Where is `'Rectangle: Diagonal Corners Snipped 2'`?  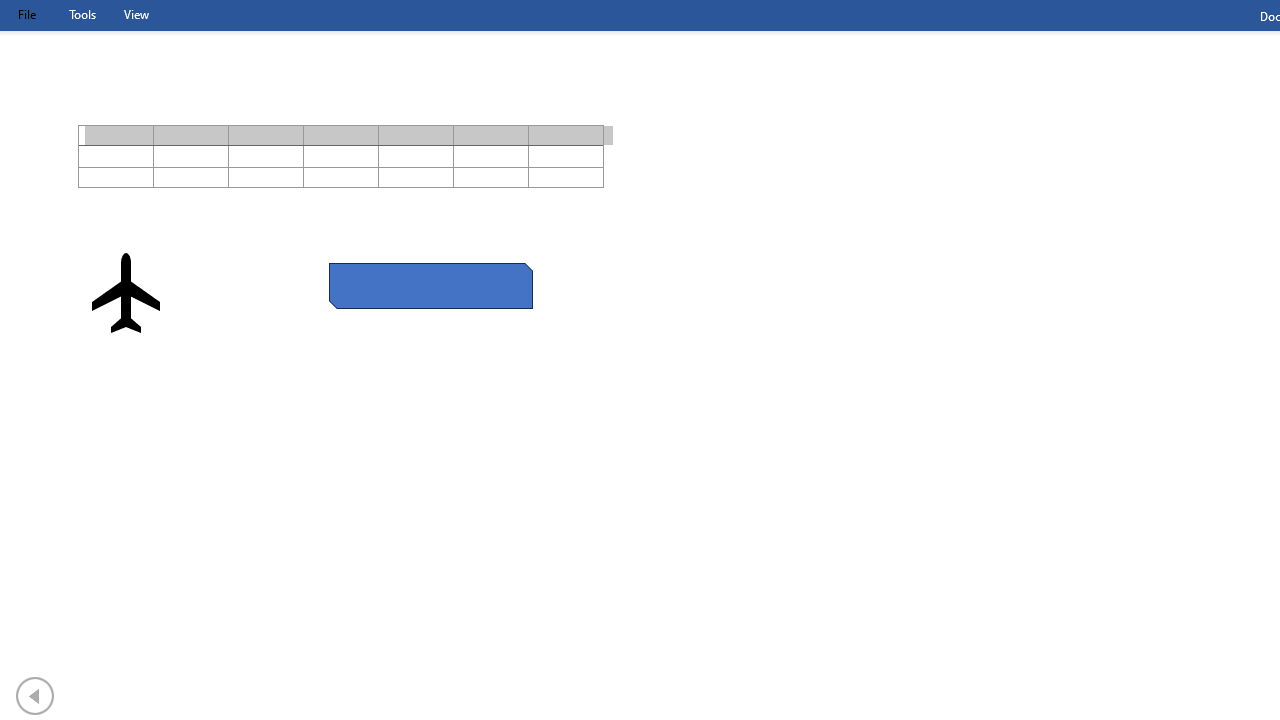
'Rectangle: Diagonal Corners Snipped 2' is located at coordinates (429, 285).